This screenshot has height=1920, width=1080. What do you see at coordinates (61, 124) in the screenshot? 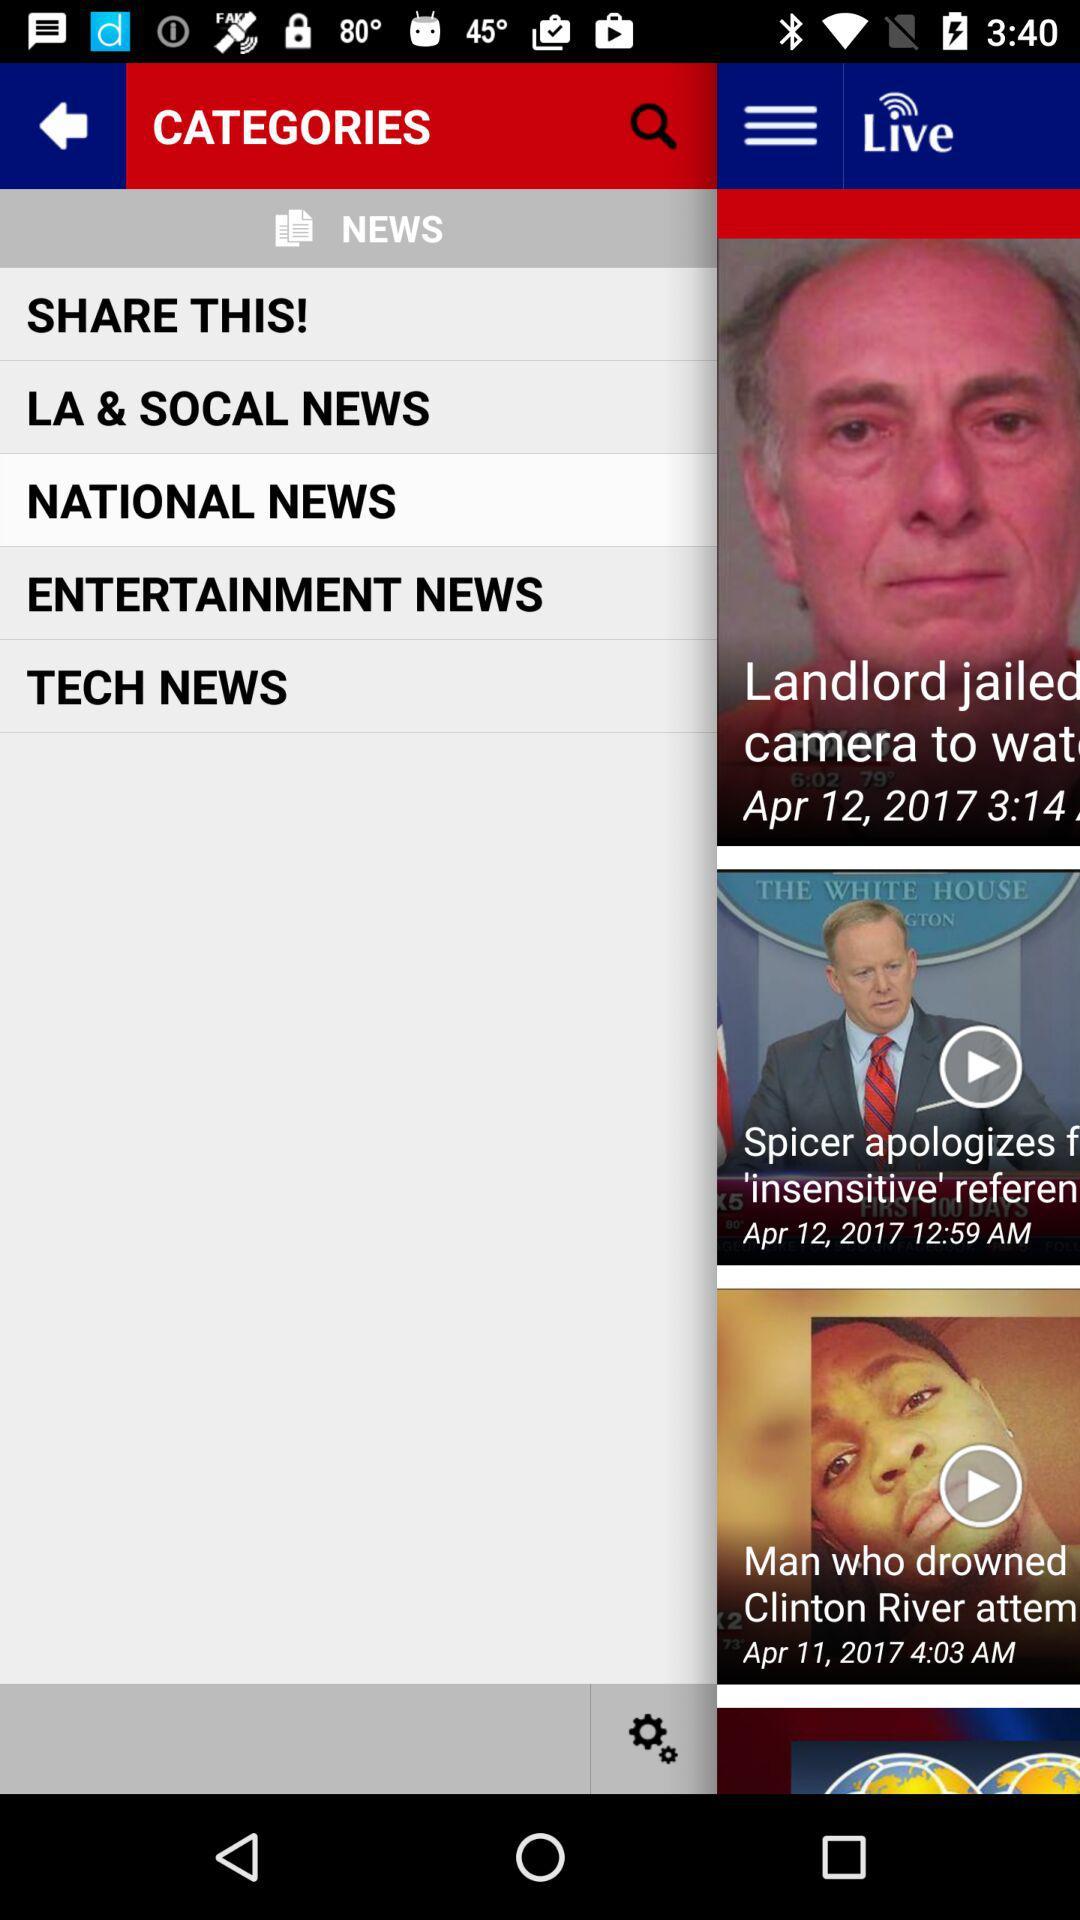
I see `the arrow_backward icon` at bounding box center [61, 124].